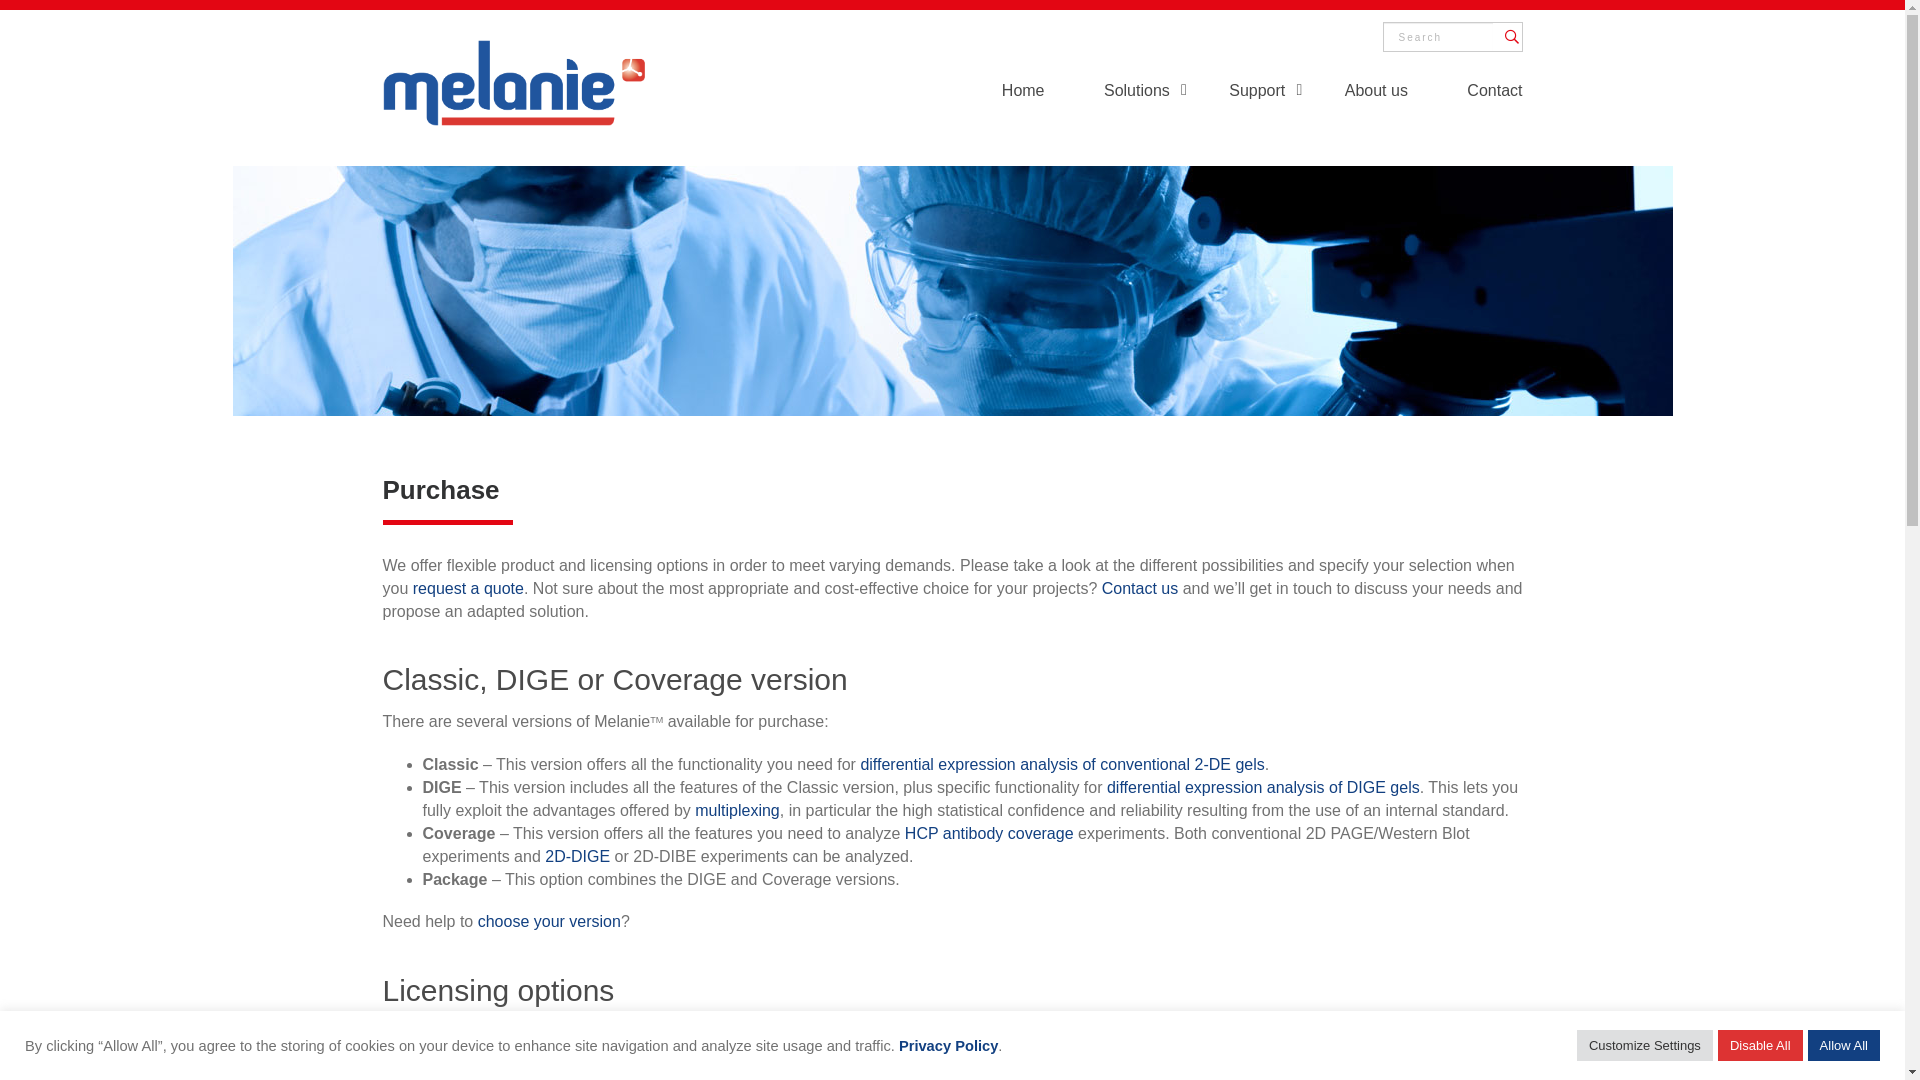  What do you see at coordinates (1002, 93) in the screenshot?
I see `'Home'` at bounding box center [1002, 93].